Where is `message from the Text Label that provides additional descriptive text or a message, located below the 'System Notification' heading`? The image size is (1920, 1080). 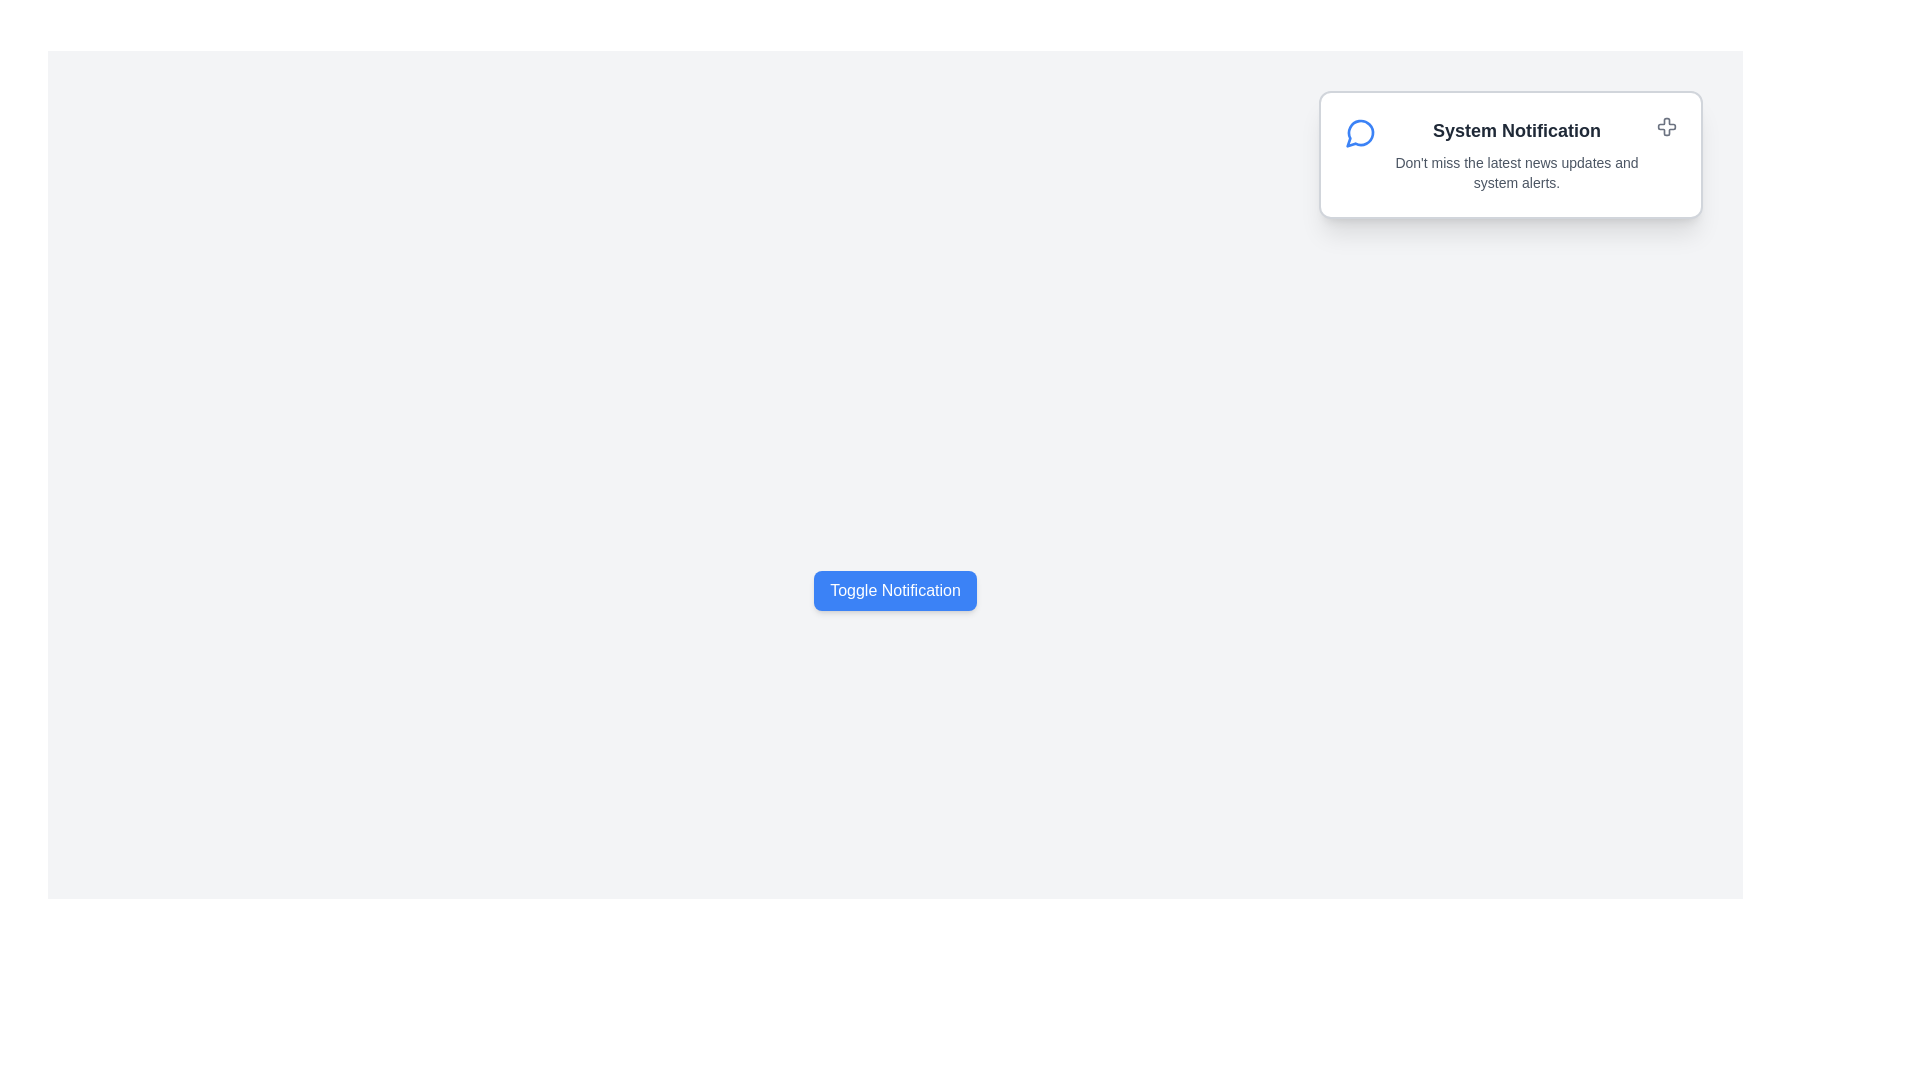
message from the Text Label that provides additional descriptive text or a message, located below the 'System Notification' heading is located at coordinates (1516, 172).